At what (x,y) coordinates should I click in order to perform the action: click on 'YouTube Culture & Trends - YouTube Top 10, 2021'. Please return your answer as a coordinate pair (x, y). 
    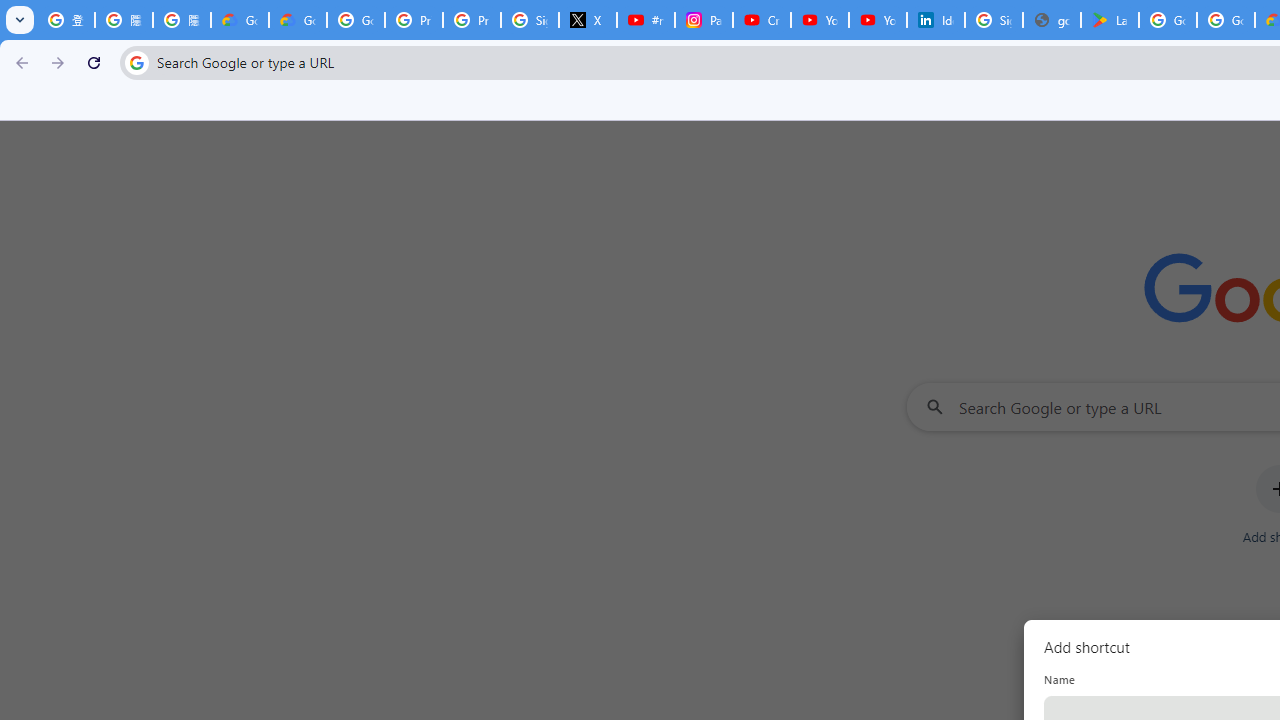
    Looking at the image, I should click on (878, 20).